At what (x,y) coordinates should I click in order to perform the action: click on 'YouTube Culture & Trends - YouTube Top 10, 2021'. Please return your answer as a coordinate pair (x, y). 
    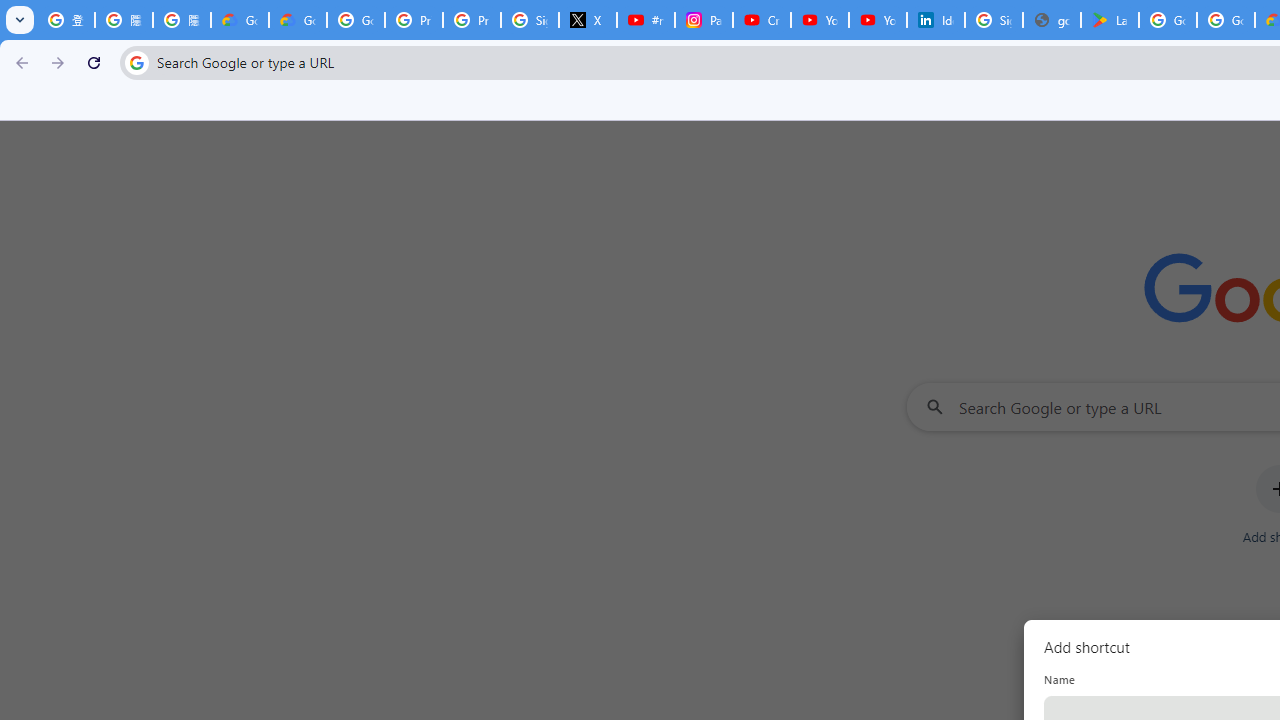
    Looking at the image, I should click on (878, 20).